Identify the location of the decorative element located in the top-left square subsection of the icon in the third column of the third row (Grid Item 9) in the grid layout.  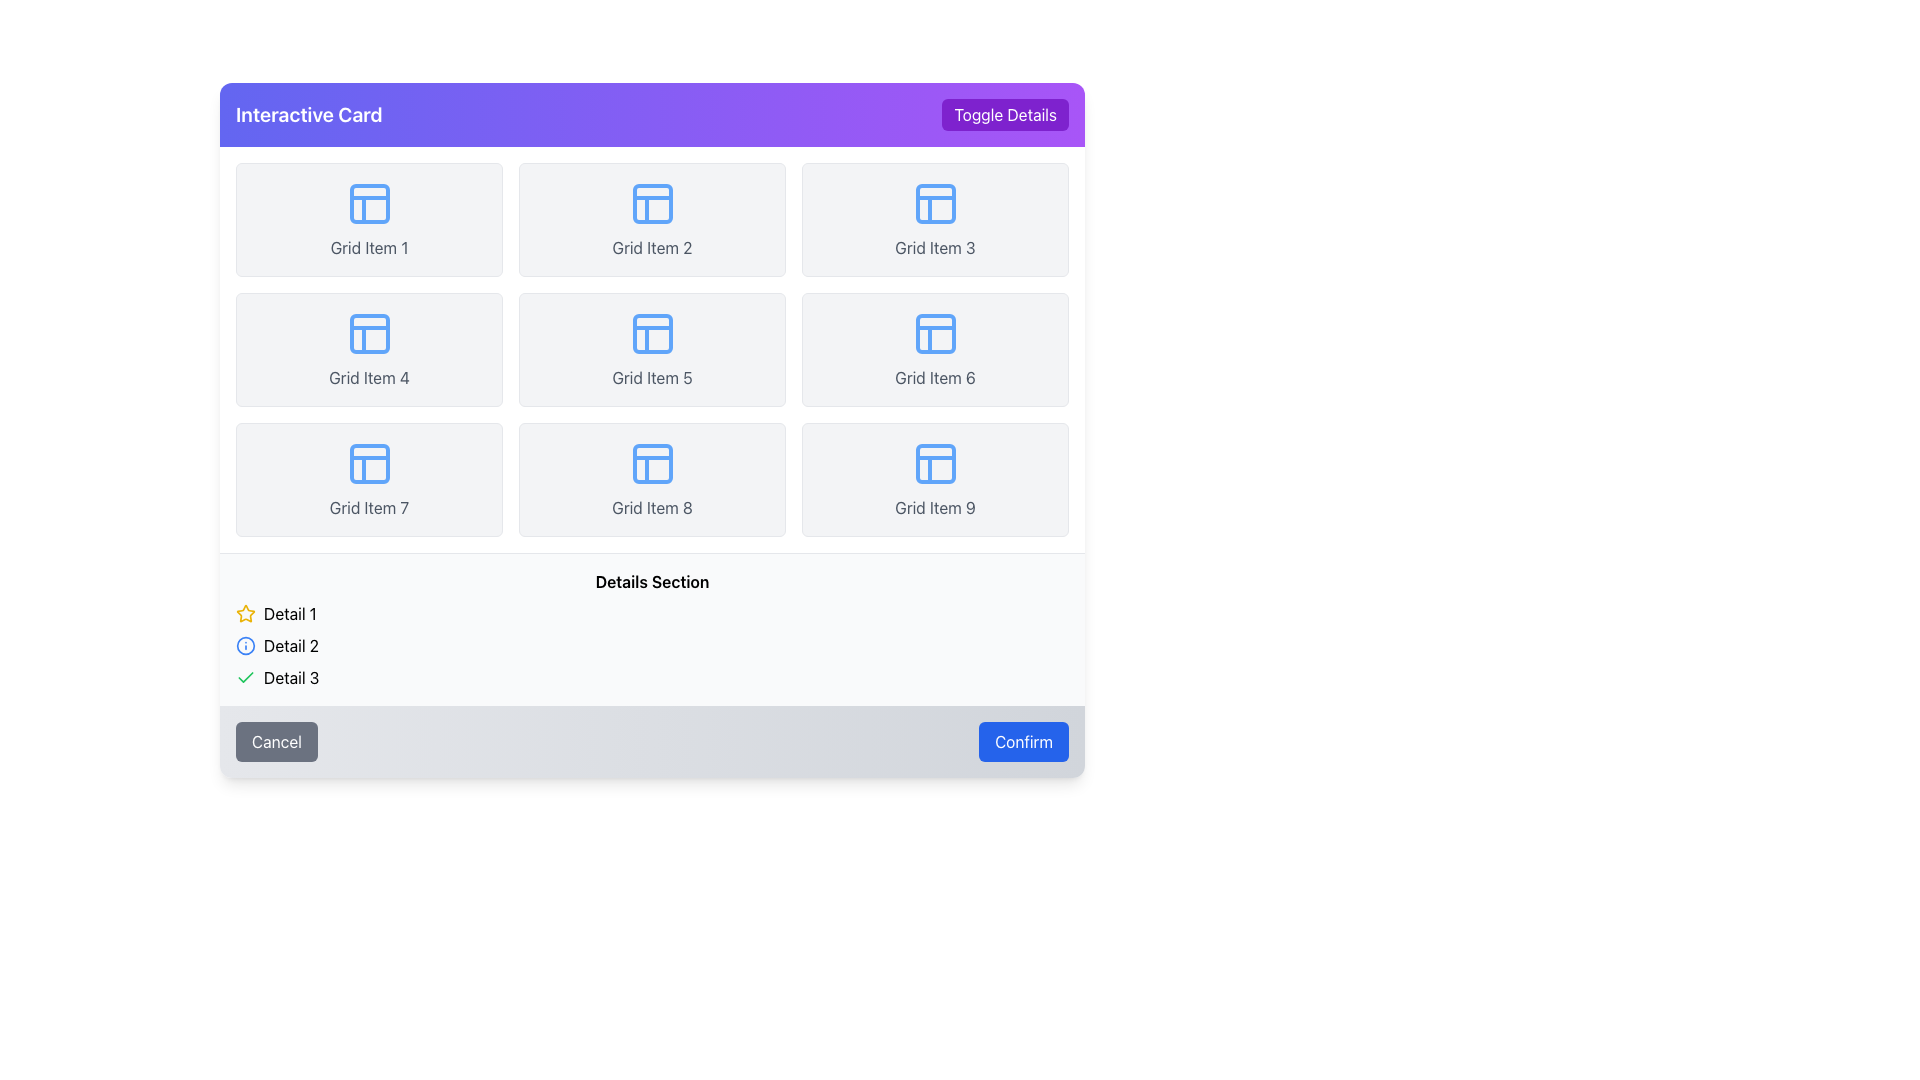
(934, 463).